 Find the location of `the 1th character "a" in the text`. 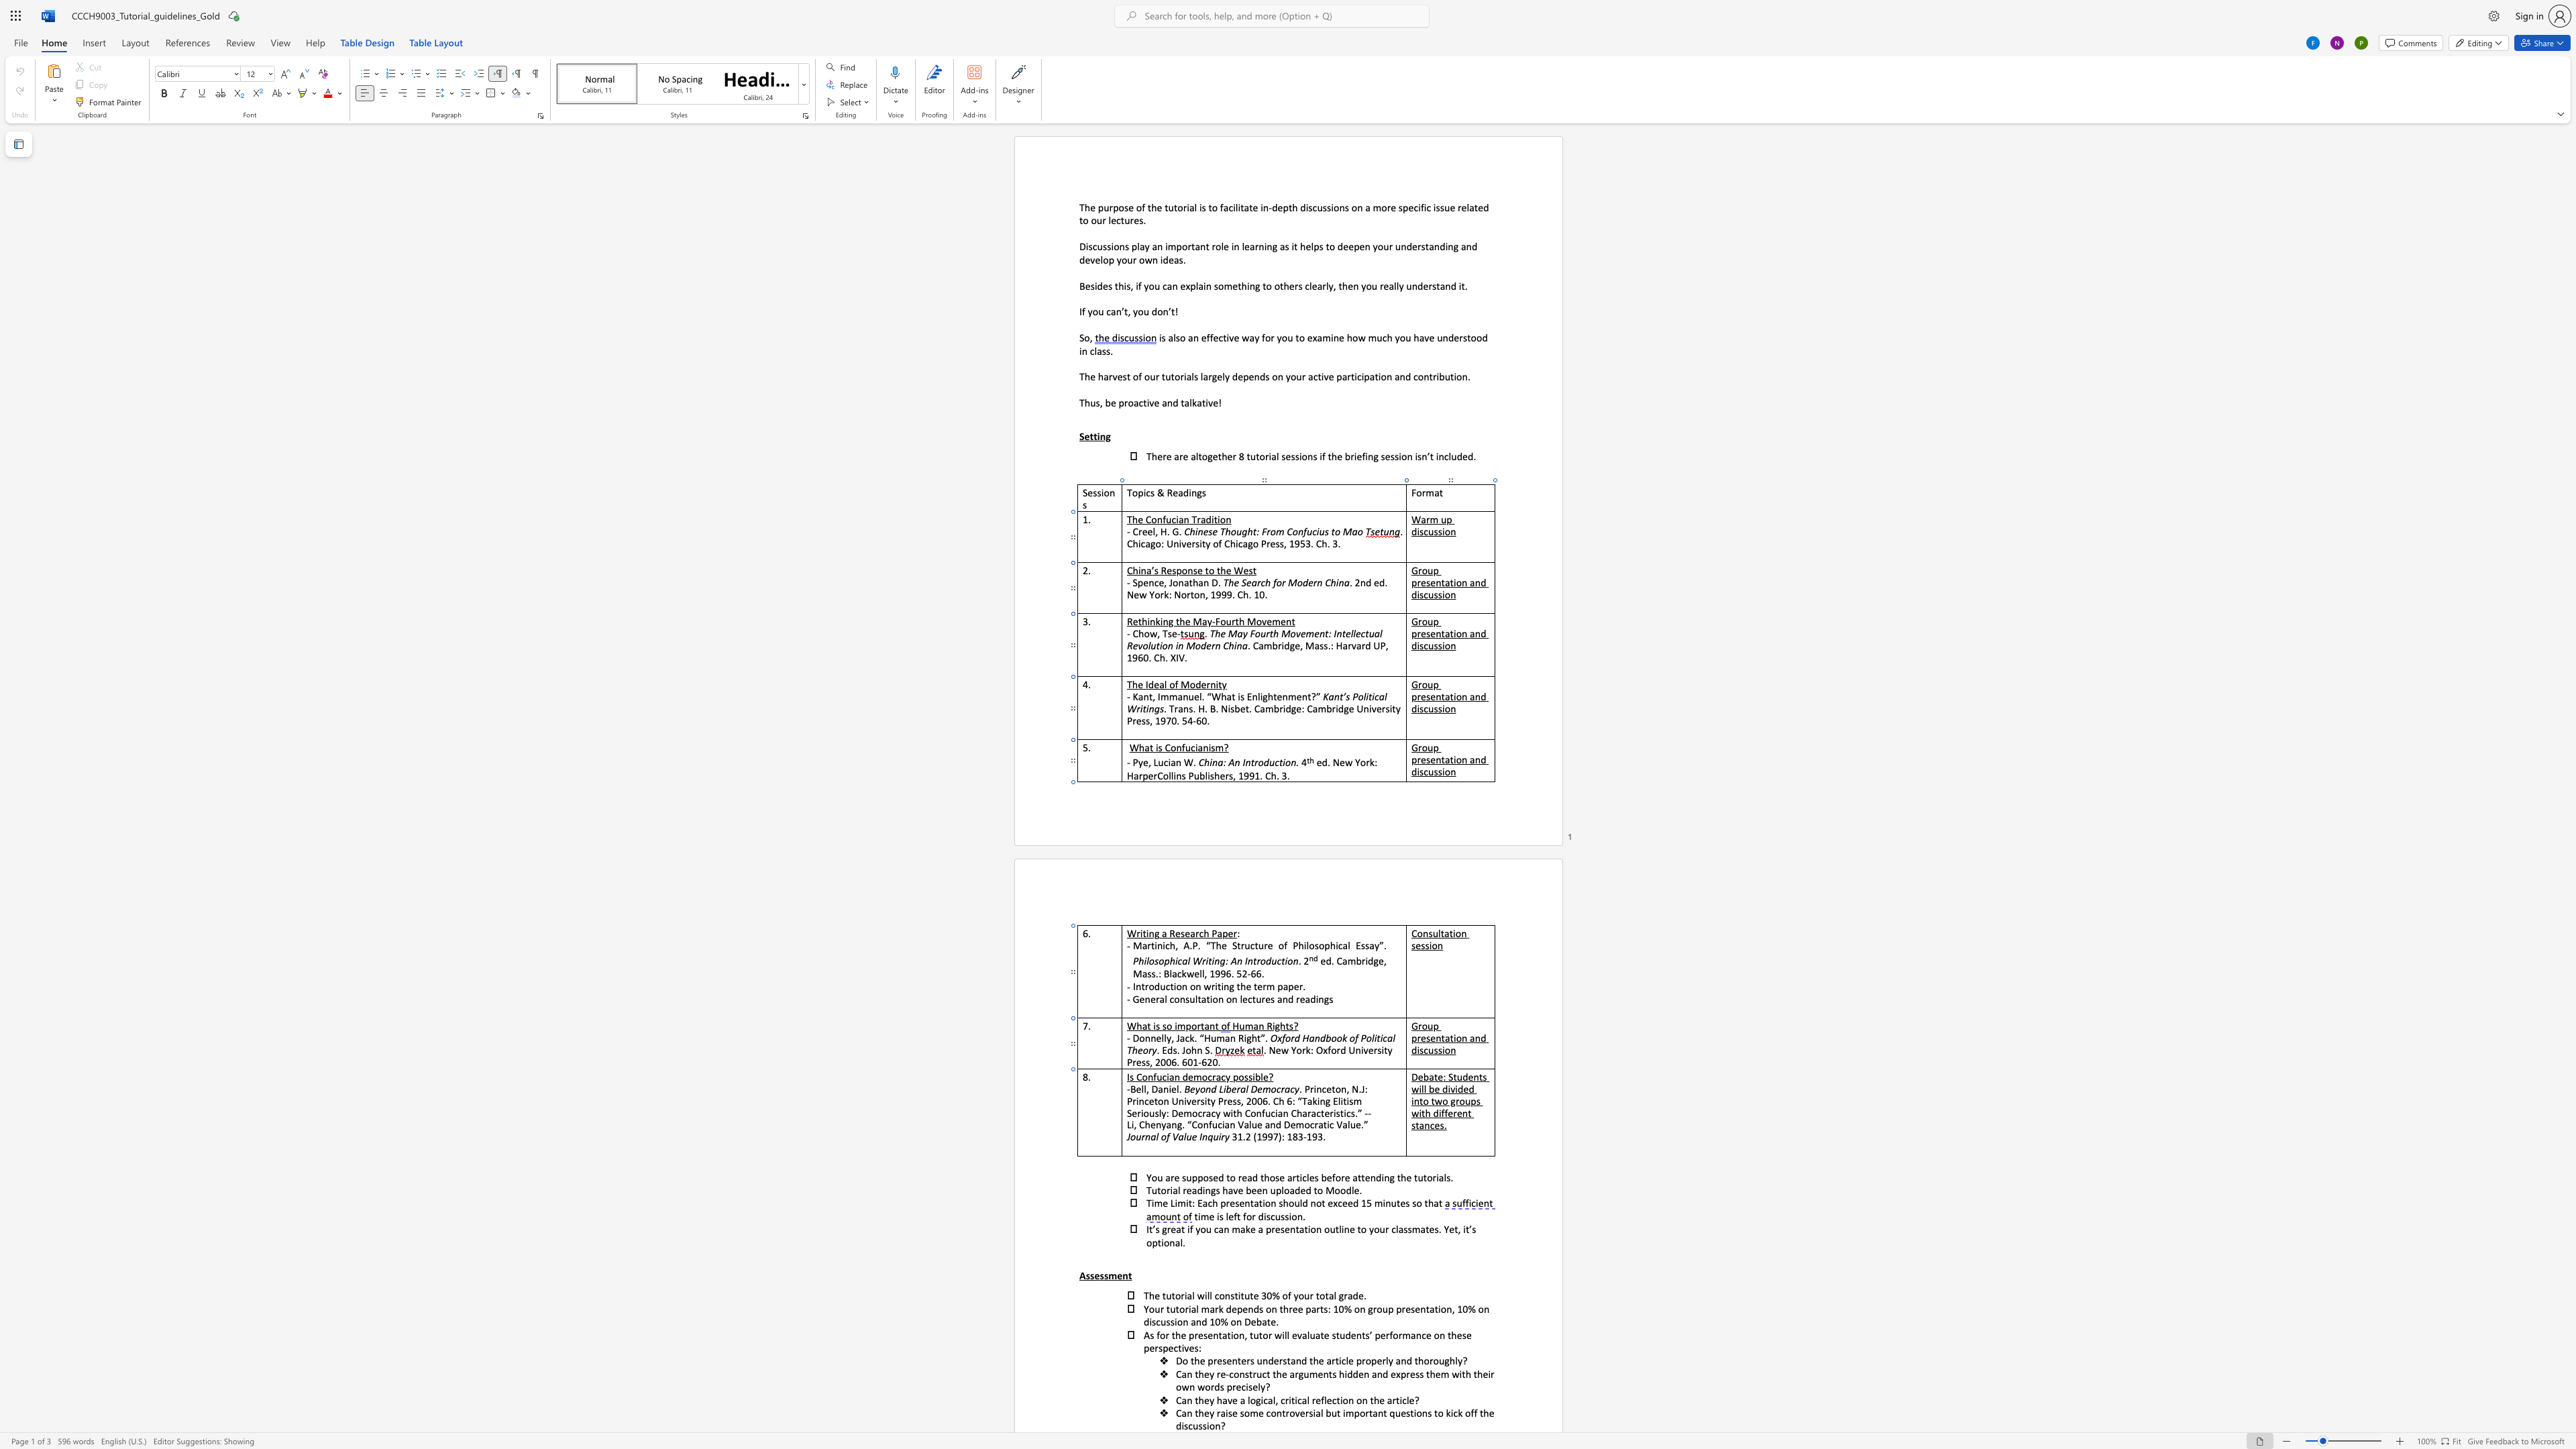

the 1th character "a" in the text is located at coordinates (1254, 1026).